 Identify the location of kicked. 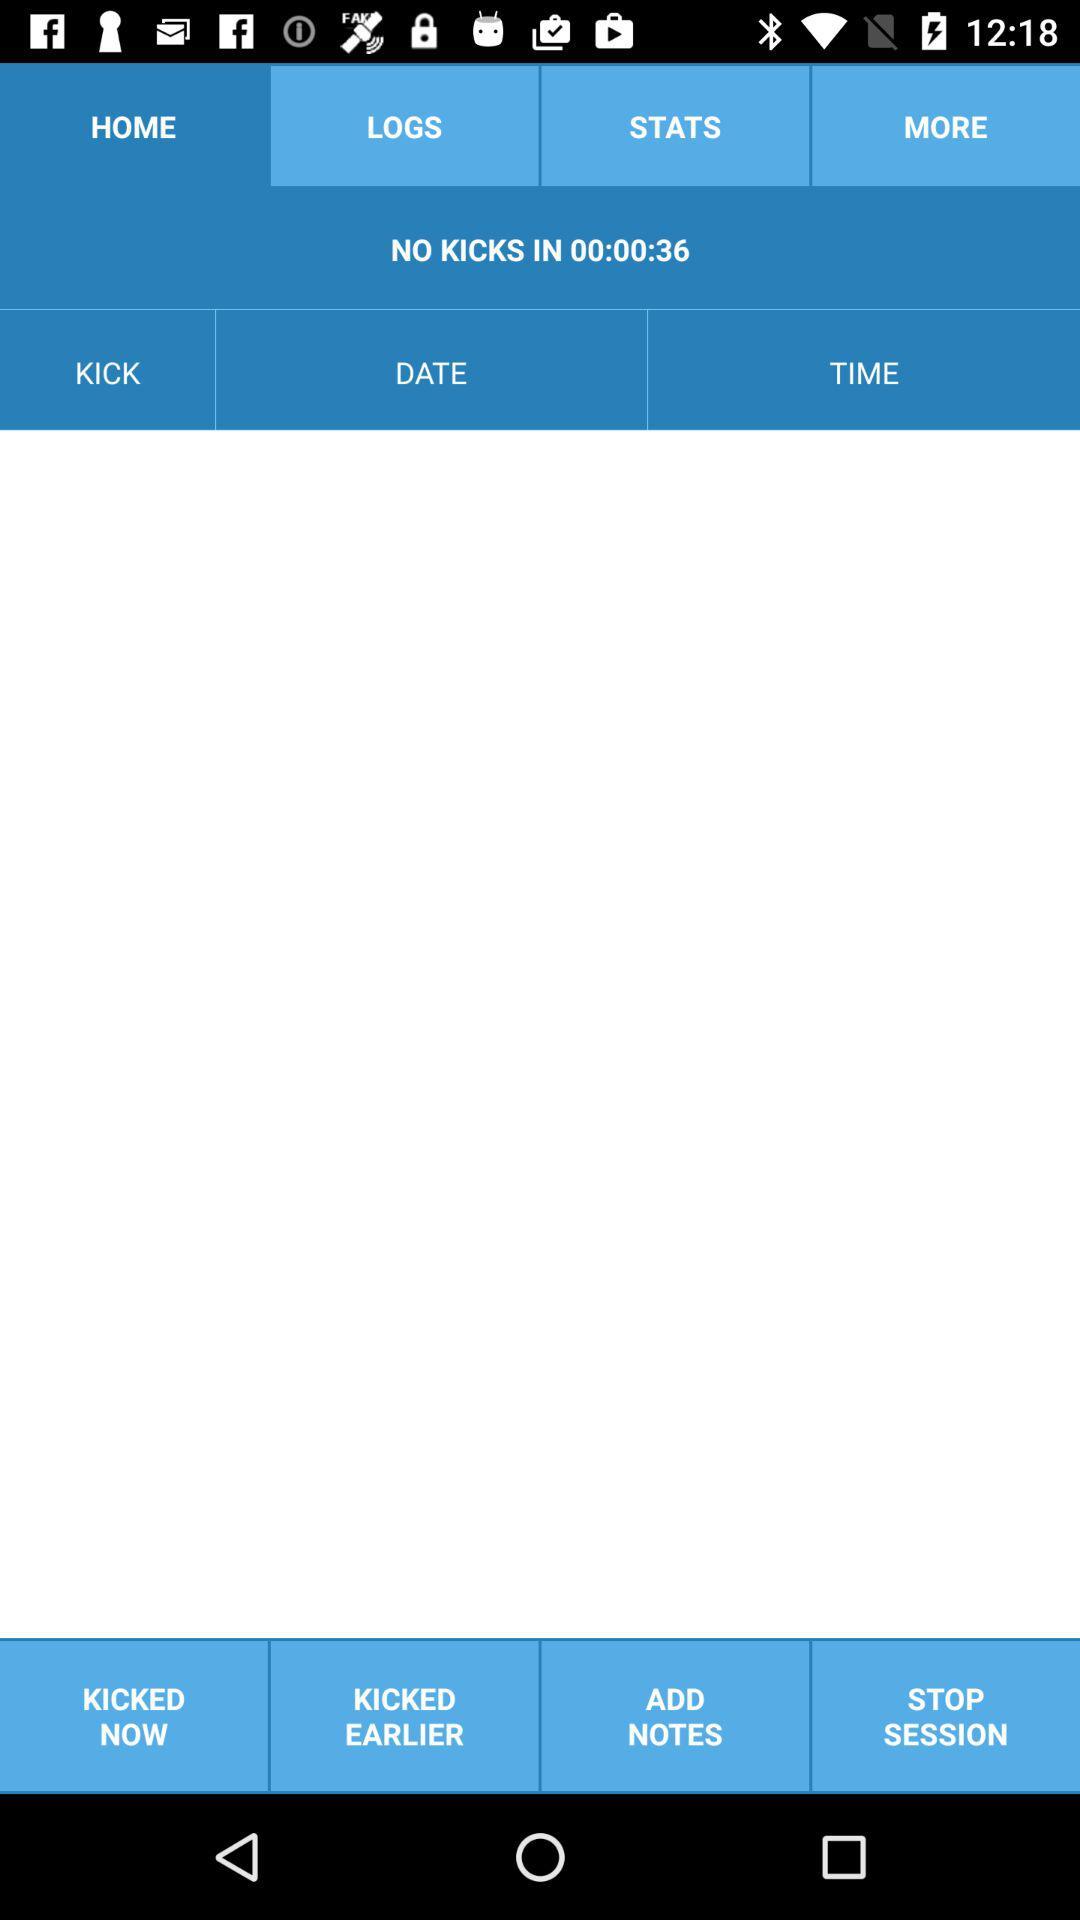
(404, 1715).